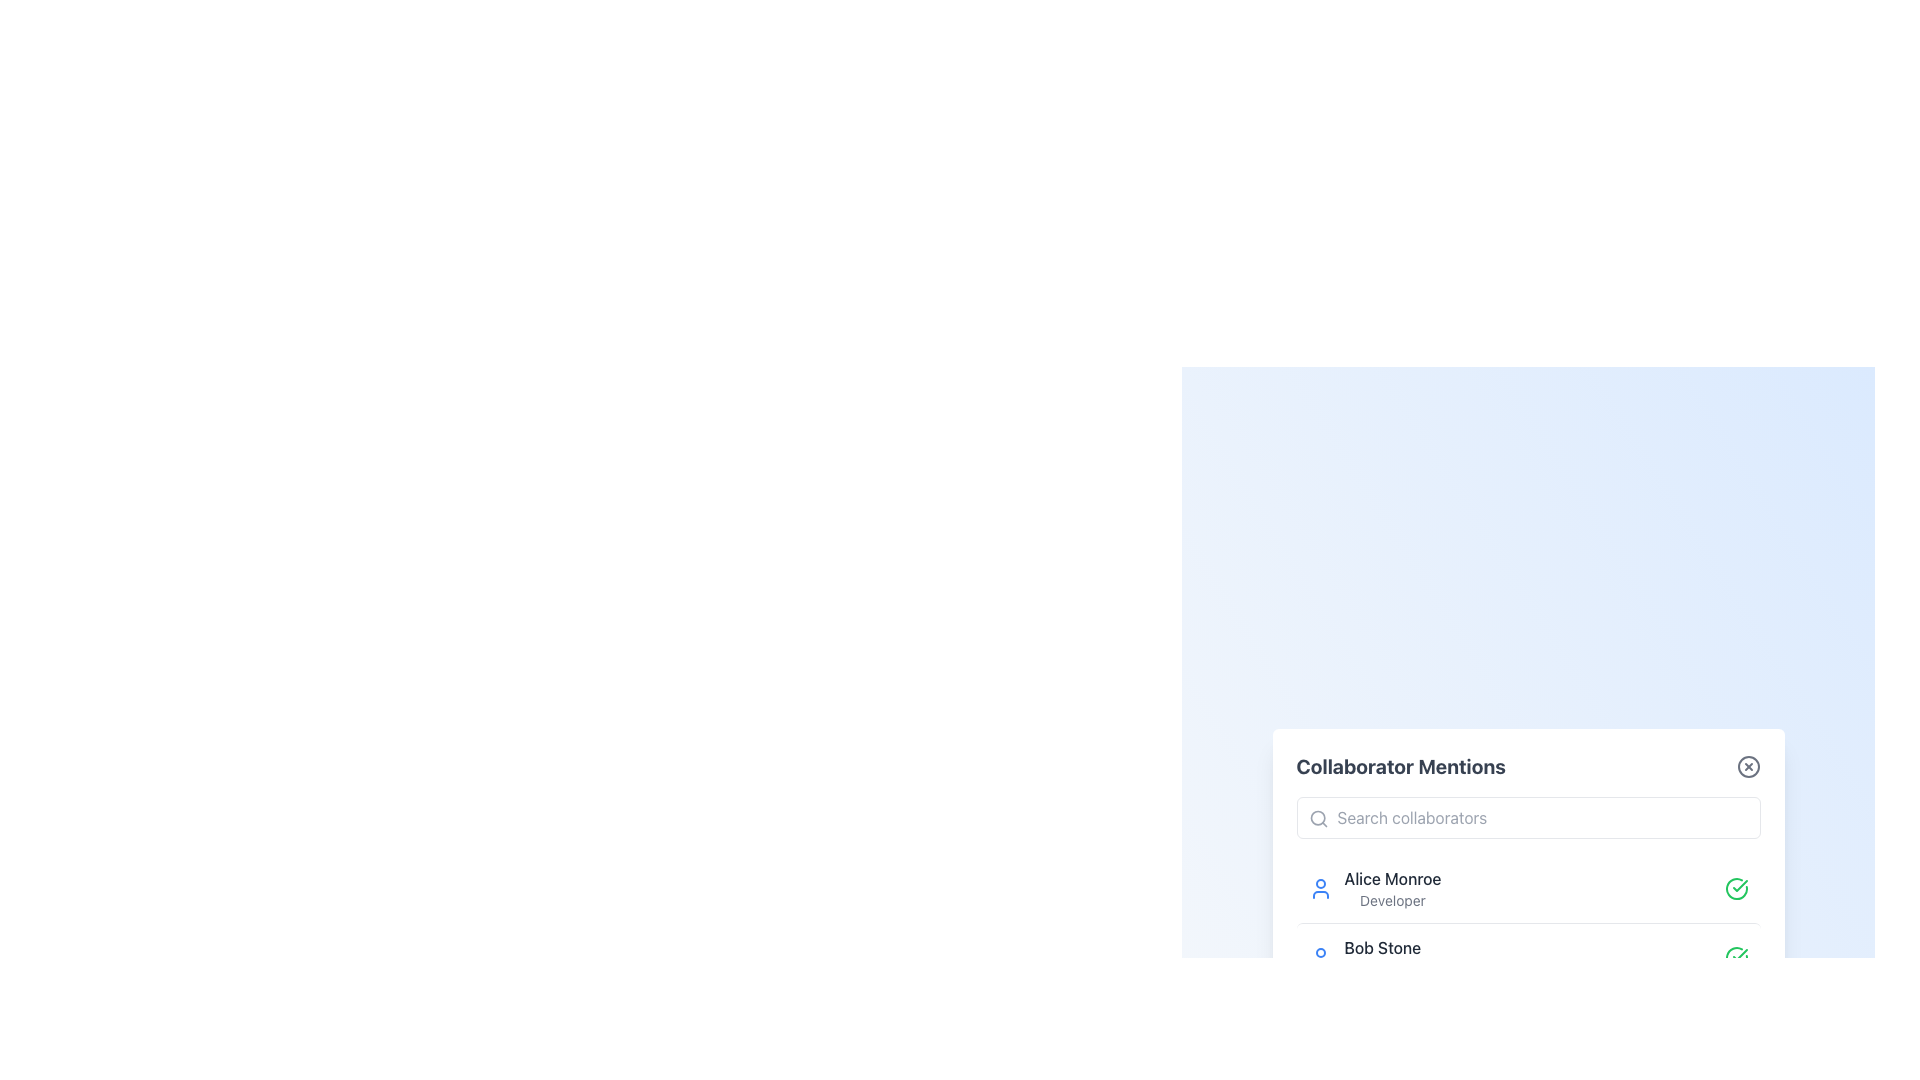 The width and height of the screenshot is (1920, 1080). I want to click on the text label displaying the name 'Bob Stone', so click(1381, 956).